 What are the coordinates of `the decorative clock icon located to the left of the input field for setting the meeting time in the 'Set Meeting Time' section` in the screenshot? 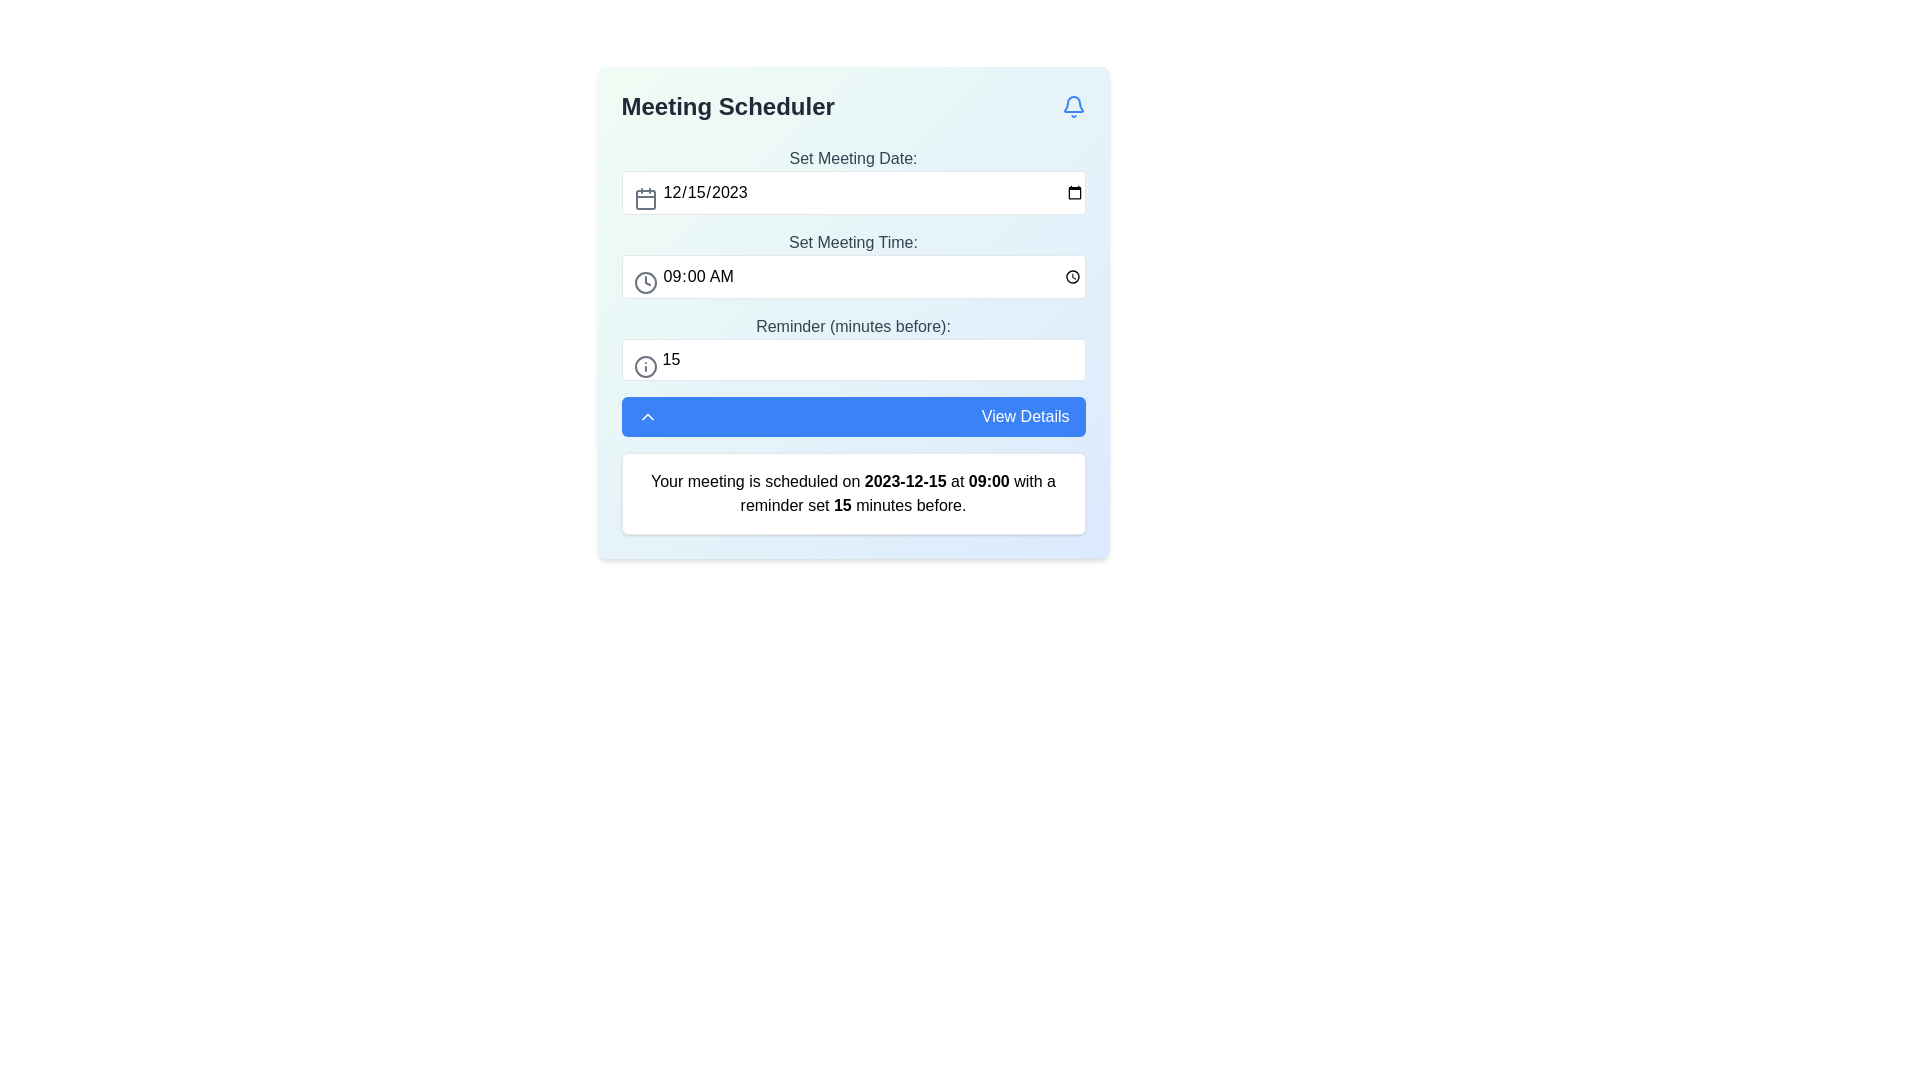 It's located at (645, 282).